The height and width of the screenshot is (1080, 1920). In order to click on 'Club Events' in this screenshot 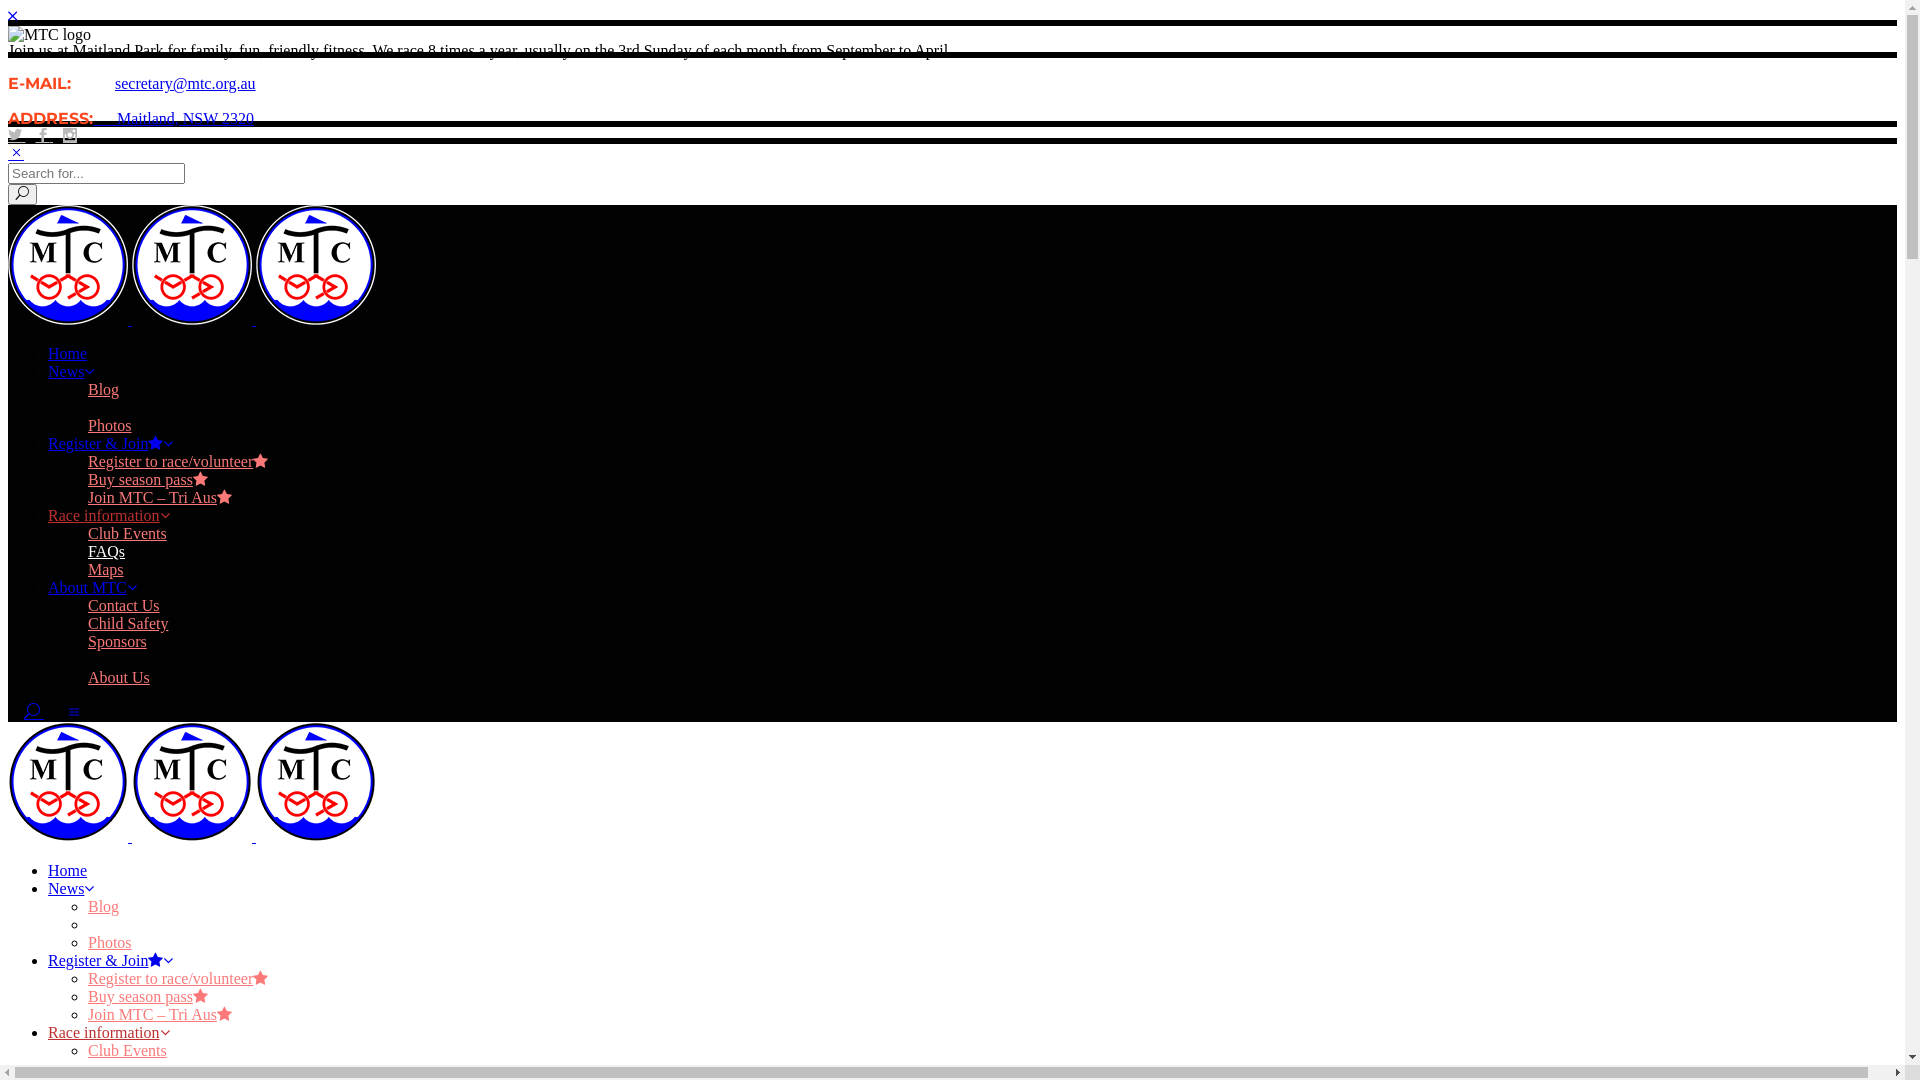, I will do `click(126, 1049)`.